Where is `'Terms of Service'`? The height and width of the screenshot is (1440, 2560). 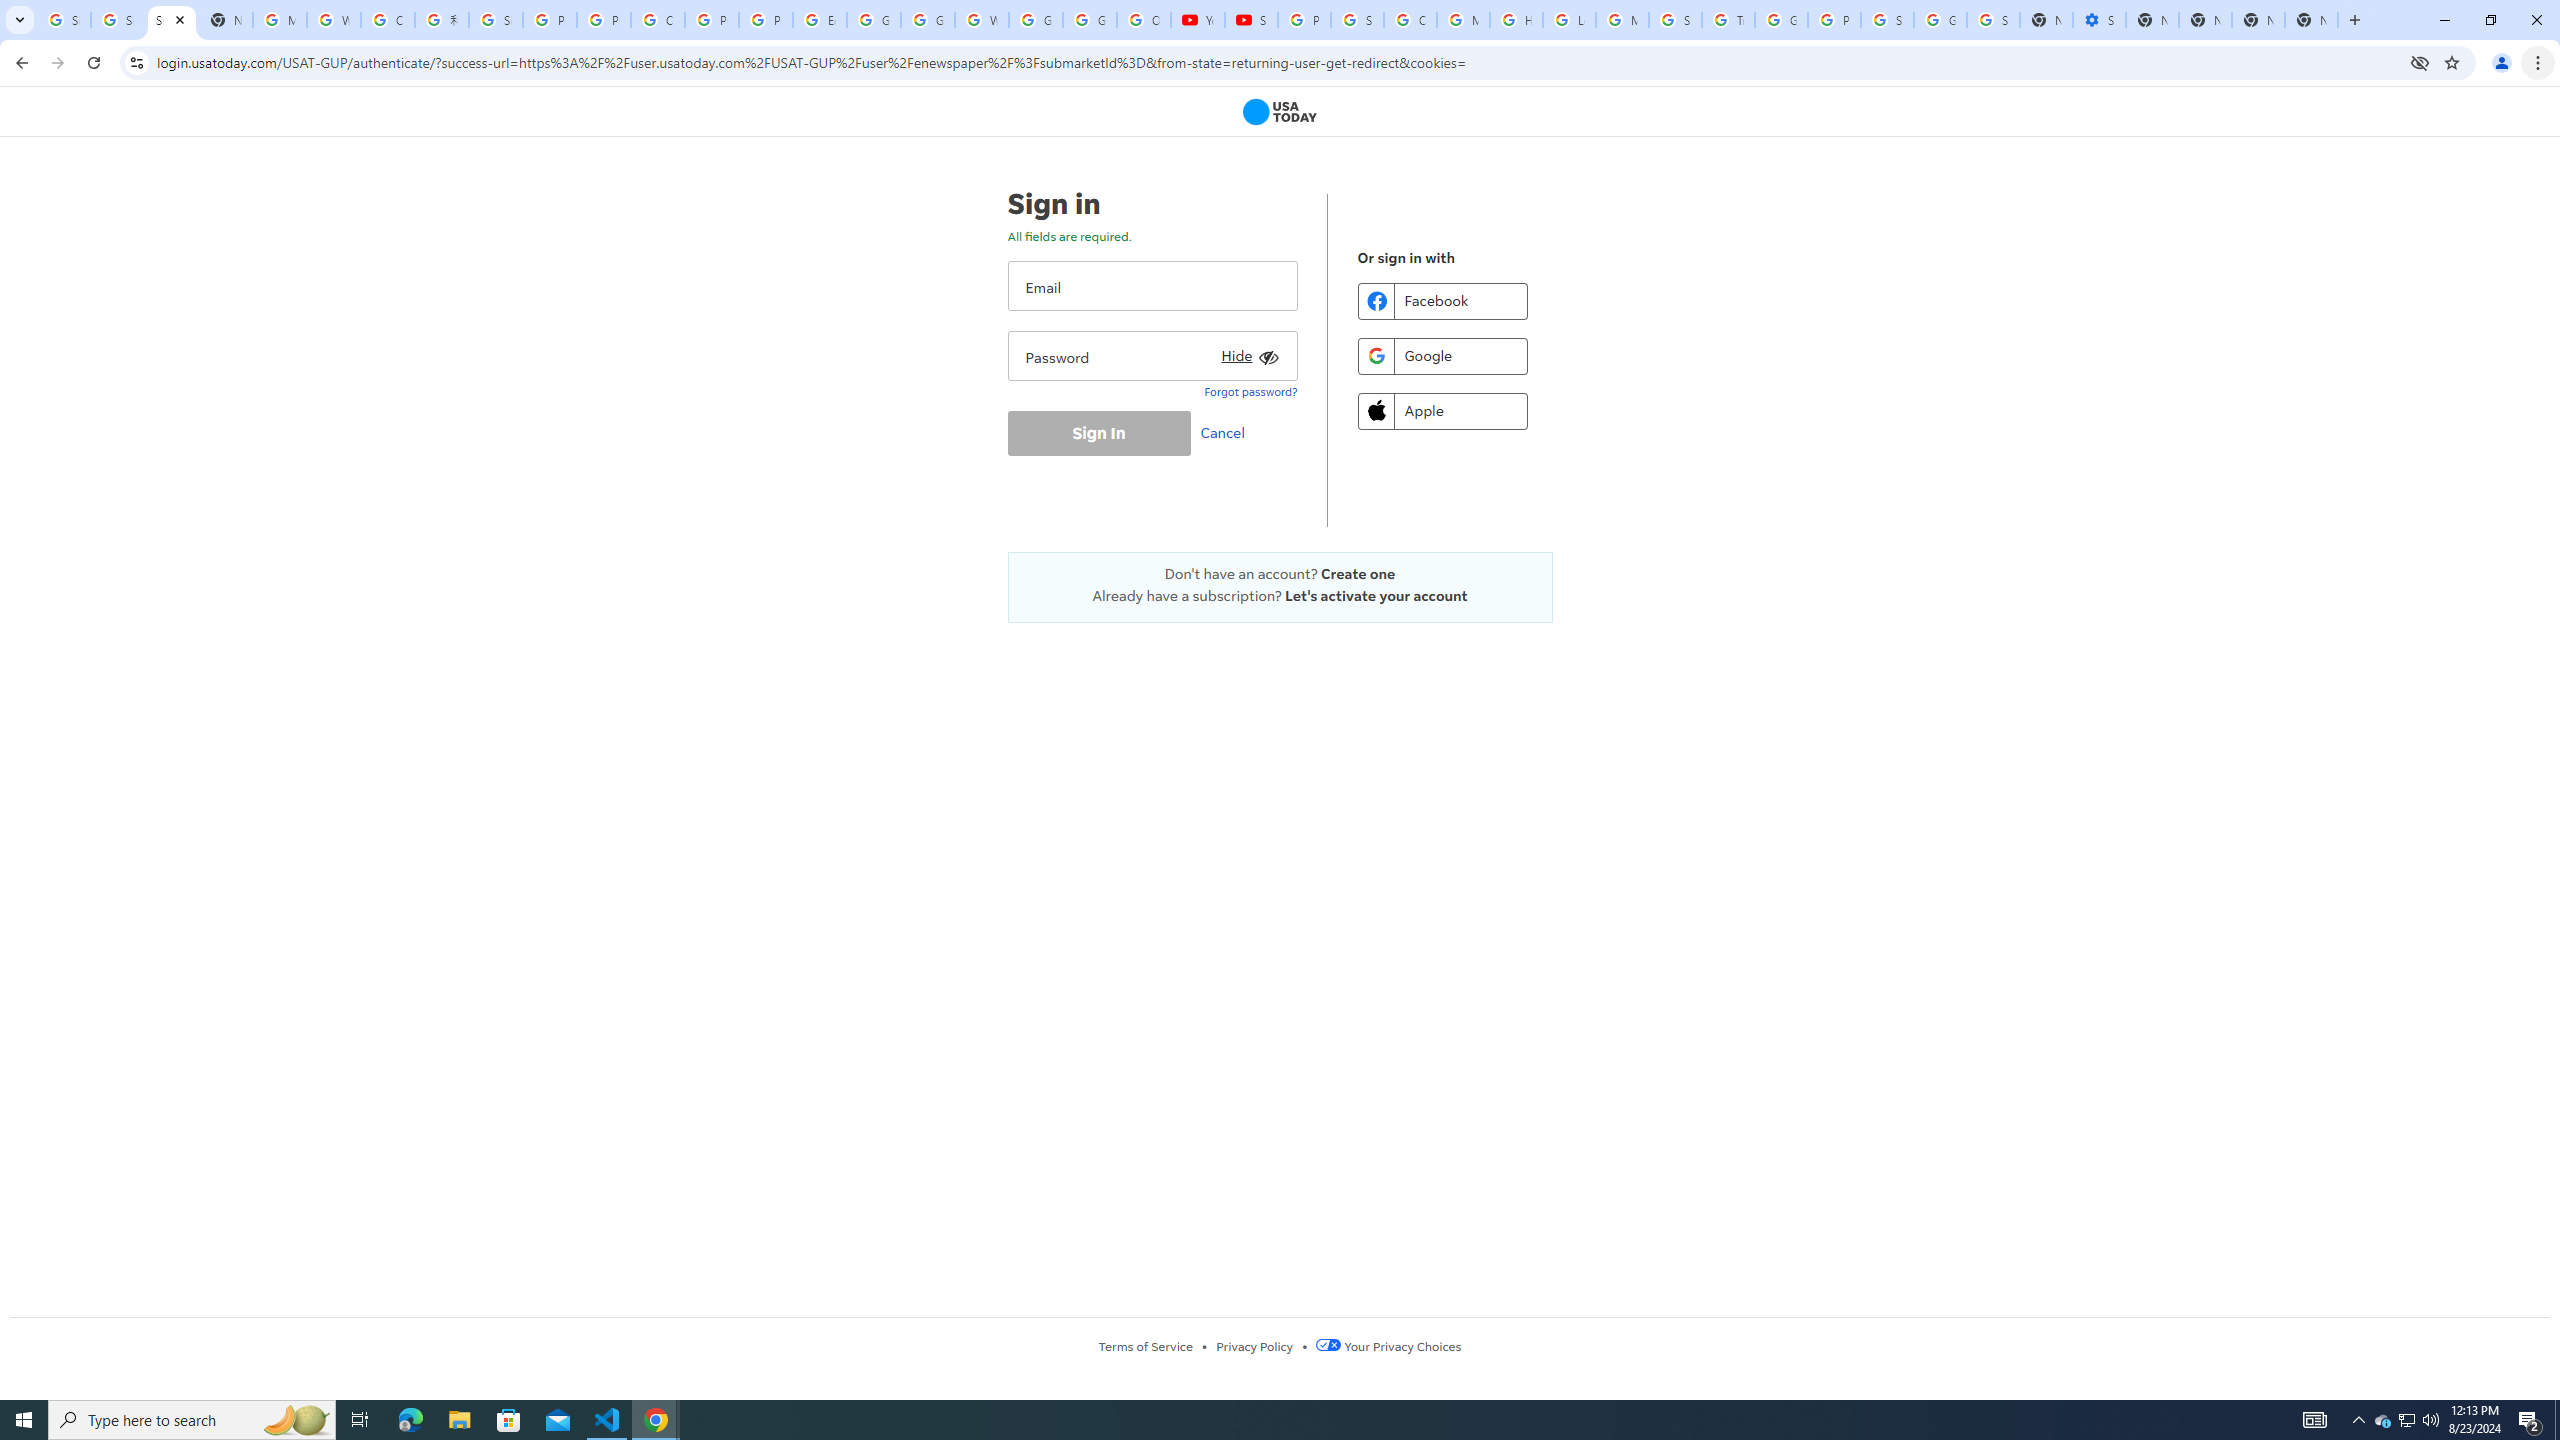
'Terms of Service' is located at coordinates (1145, 1345).